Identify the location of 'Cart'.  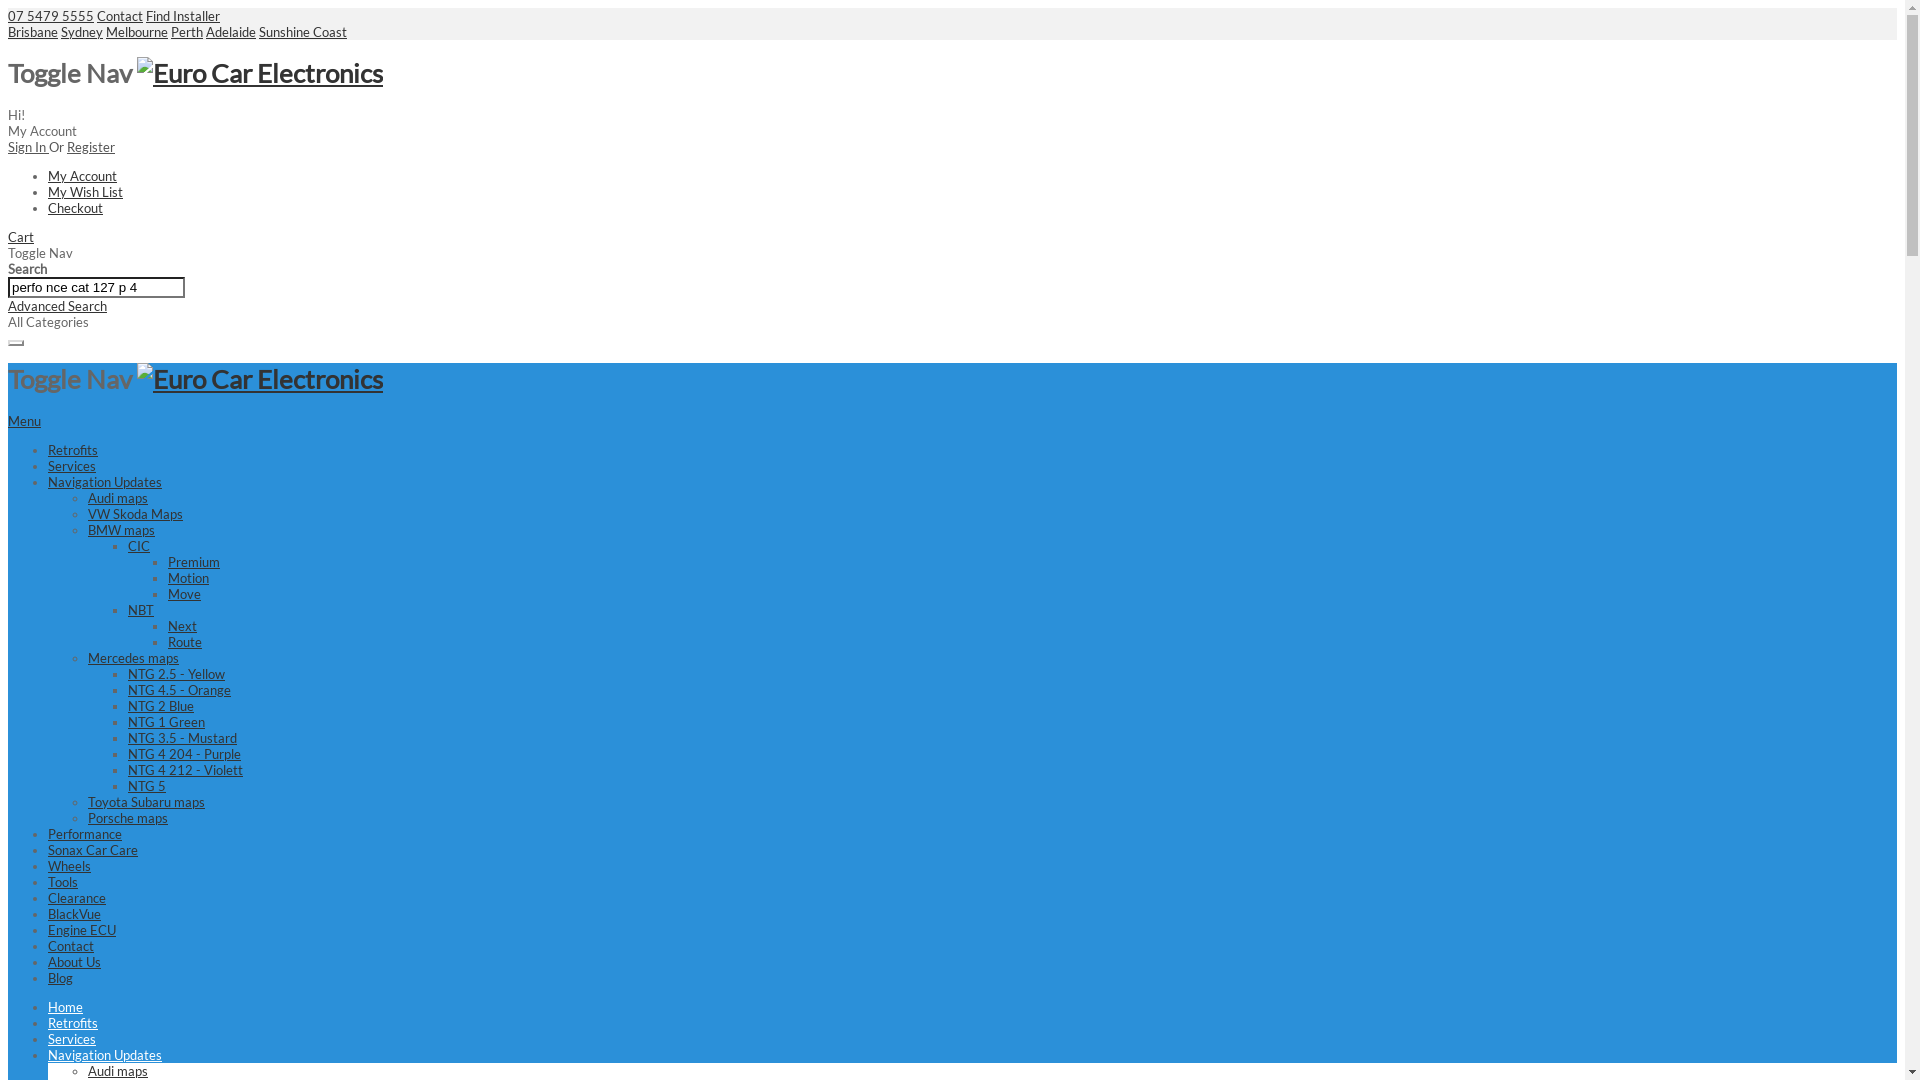
(20, 235).